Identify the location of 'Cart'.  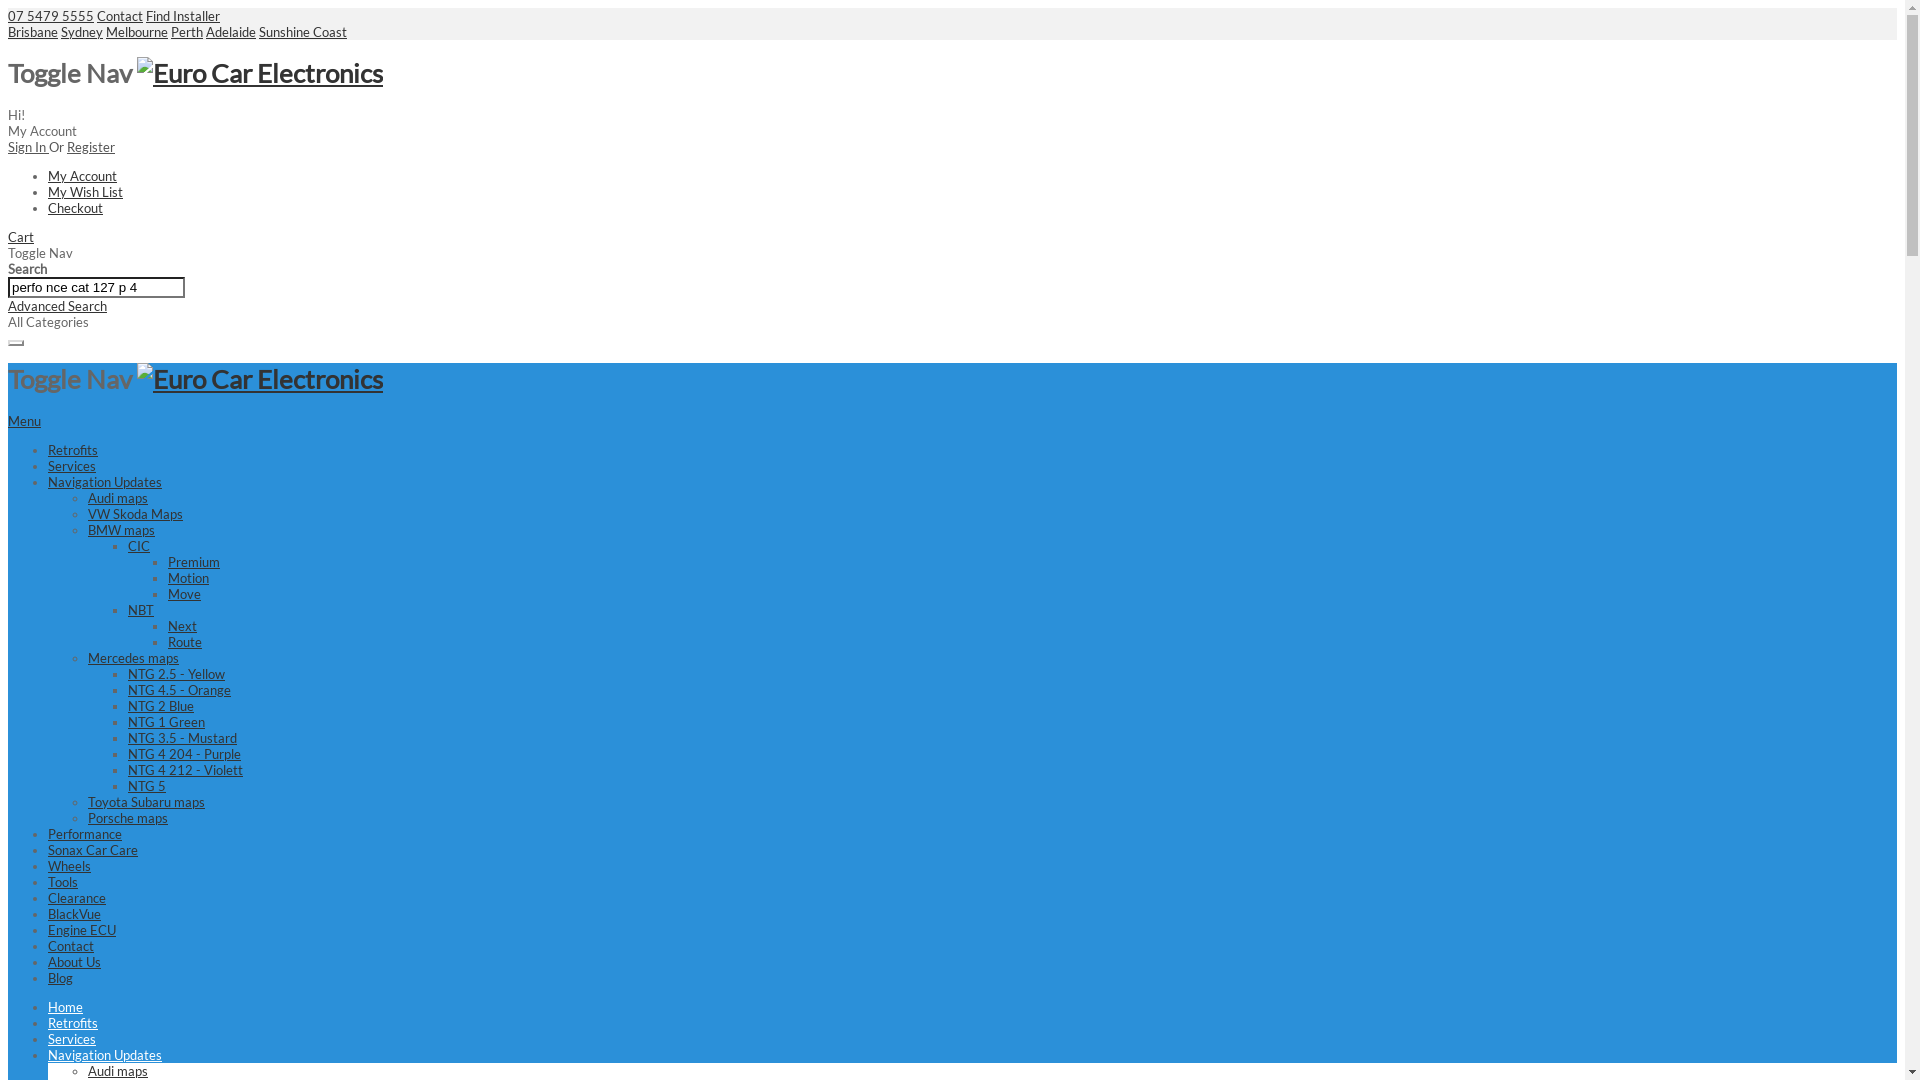
(20, 235).